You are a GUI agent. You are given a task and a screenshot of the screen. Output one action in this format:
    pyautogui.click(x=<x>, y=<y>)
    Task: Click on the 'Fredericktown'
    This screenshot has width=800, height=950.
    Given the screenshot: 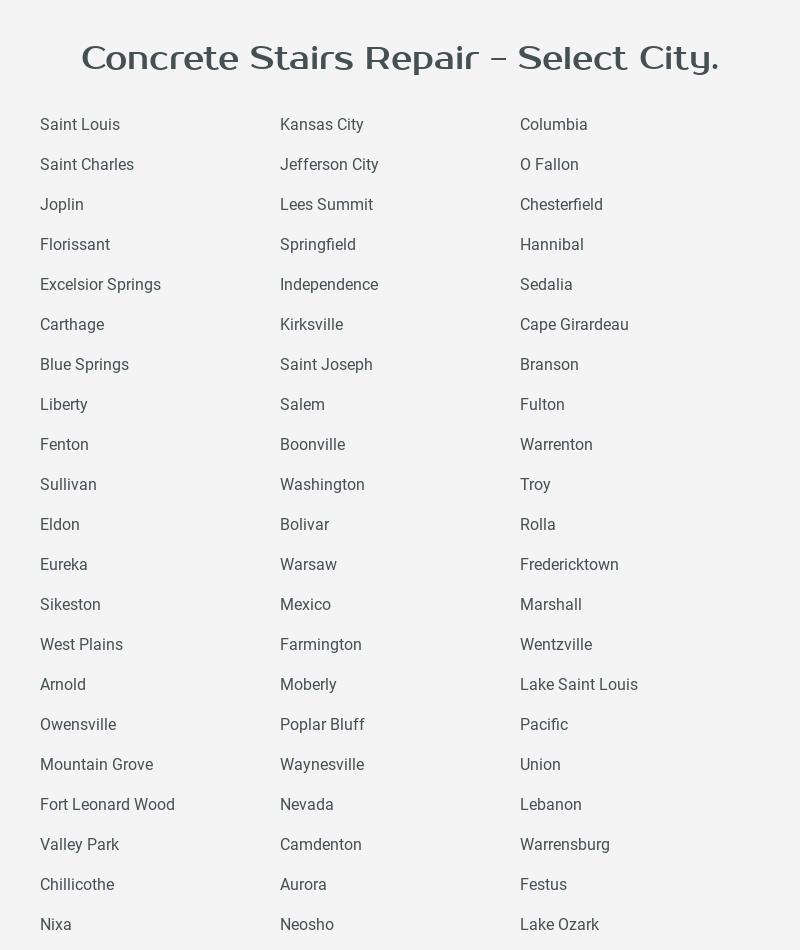 What is the action you would take?
    pyautogui.click(x=518, y=564)
    